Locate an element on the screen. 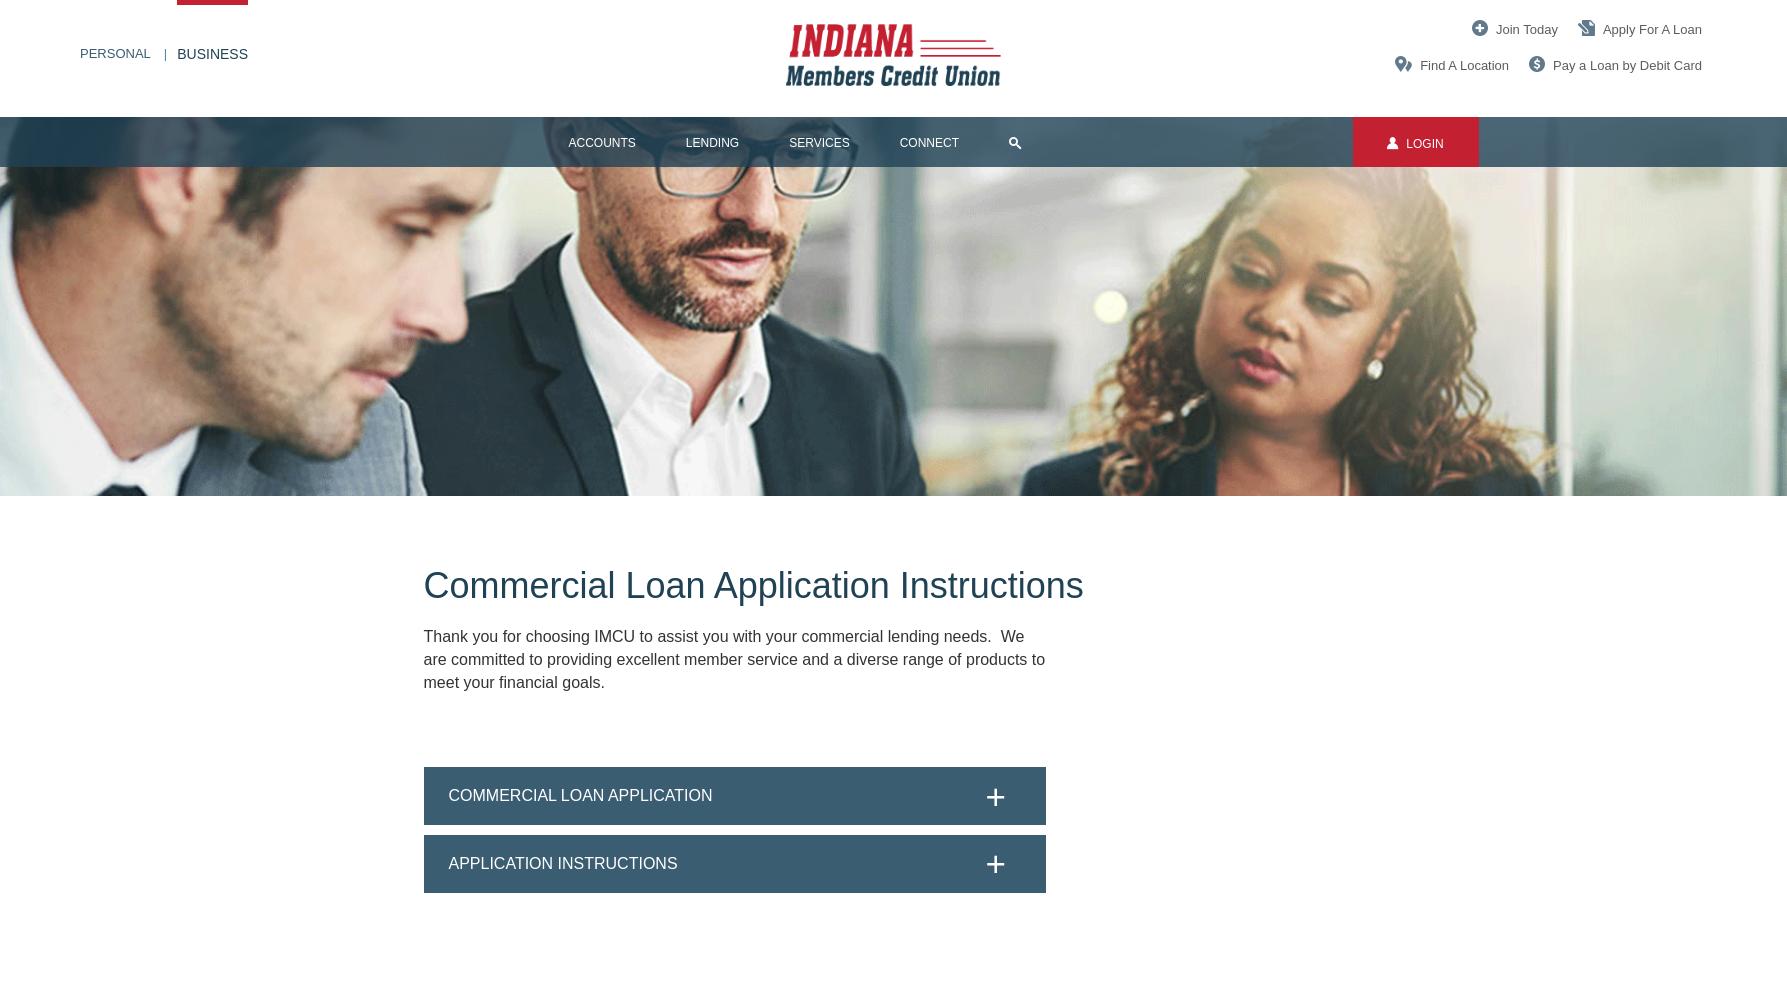 The width and height of the screenshot is (1787, 1000). 'Commercial loan application' is located at coordinates (448, 795).